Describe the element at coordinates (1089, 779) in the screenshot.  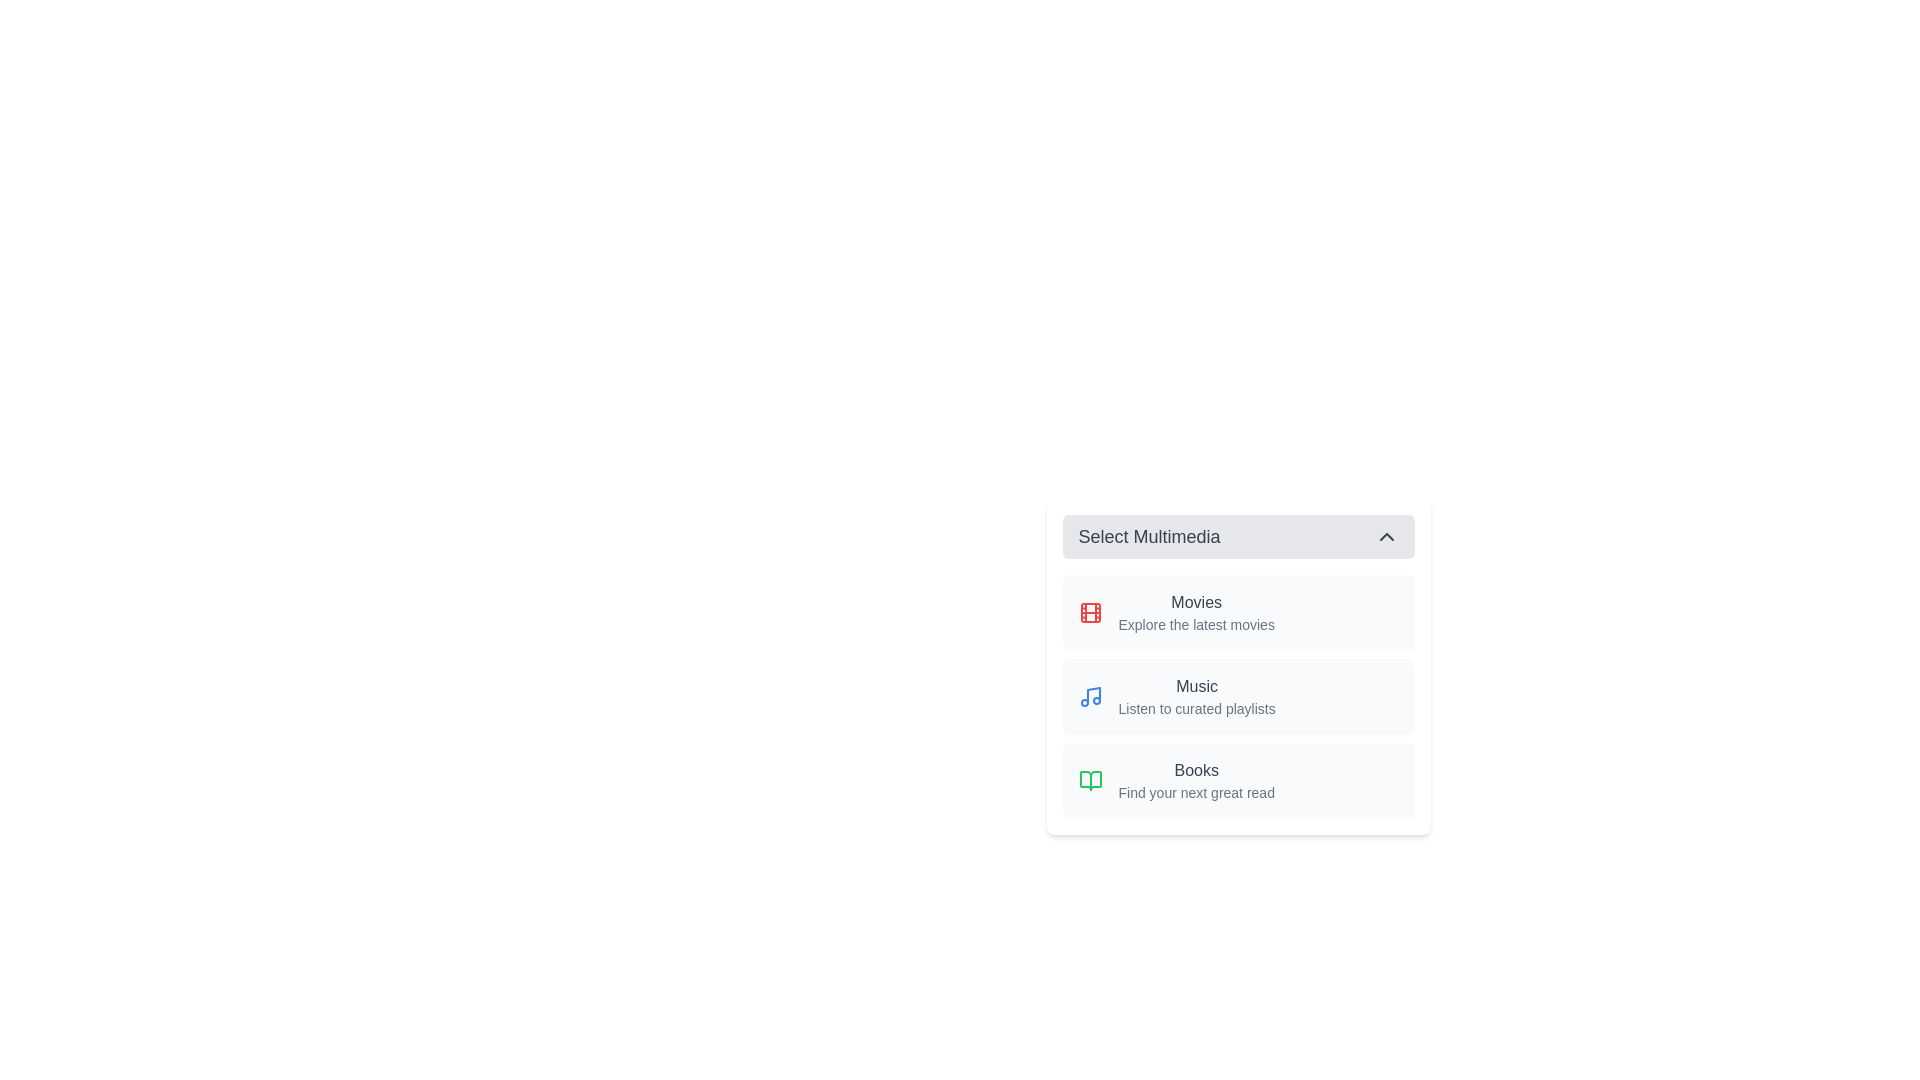
I see `the green open book icon at the bottom of the 'Select Multimedia' menu representing the 'Books' category` at that location.